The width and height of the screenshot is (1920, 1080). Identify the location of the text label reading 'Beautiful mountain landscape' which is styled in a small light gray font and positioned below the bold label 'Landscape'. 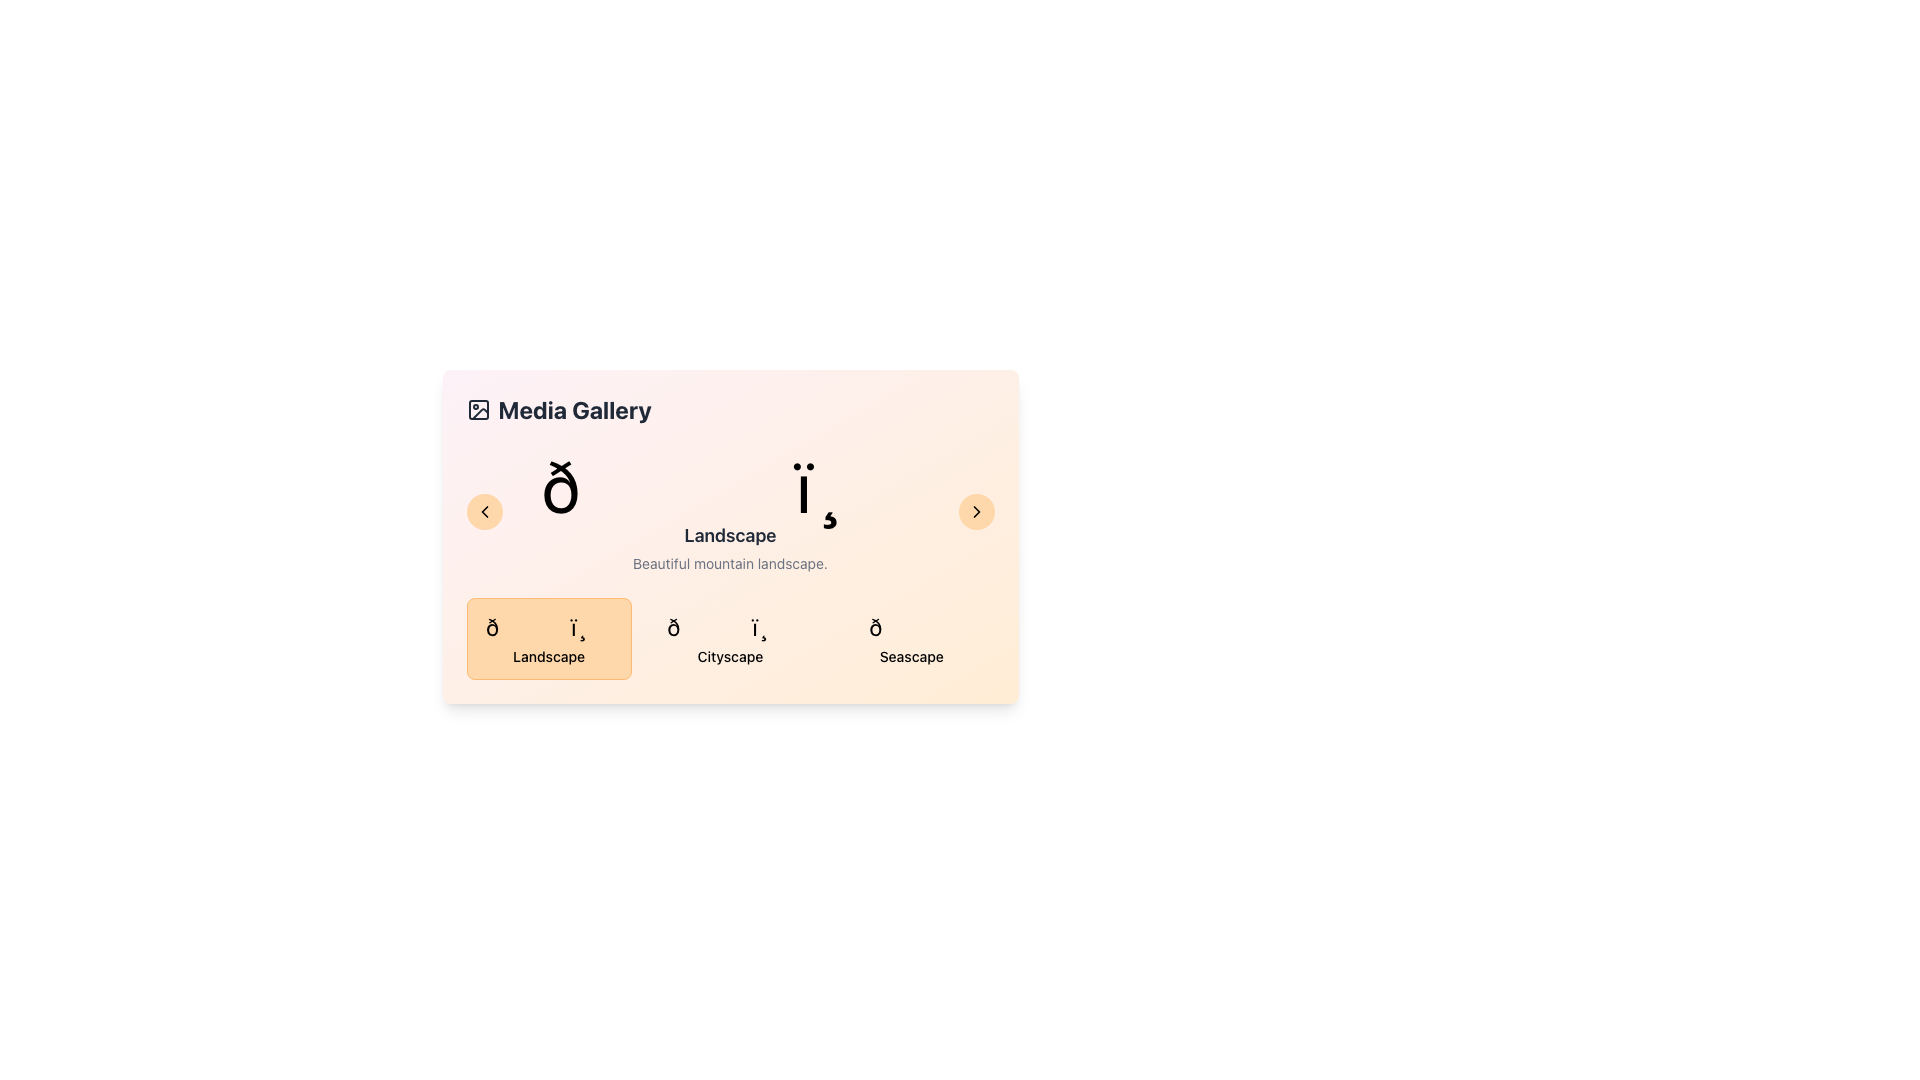
(729, 563).